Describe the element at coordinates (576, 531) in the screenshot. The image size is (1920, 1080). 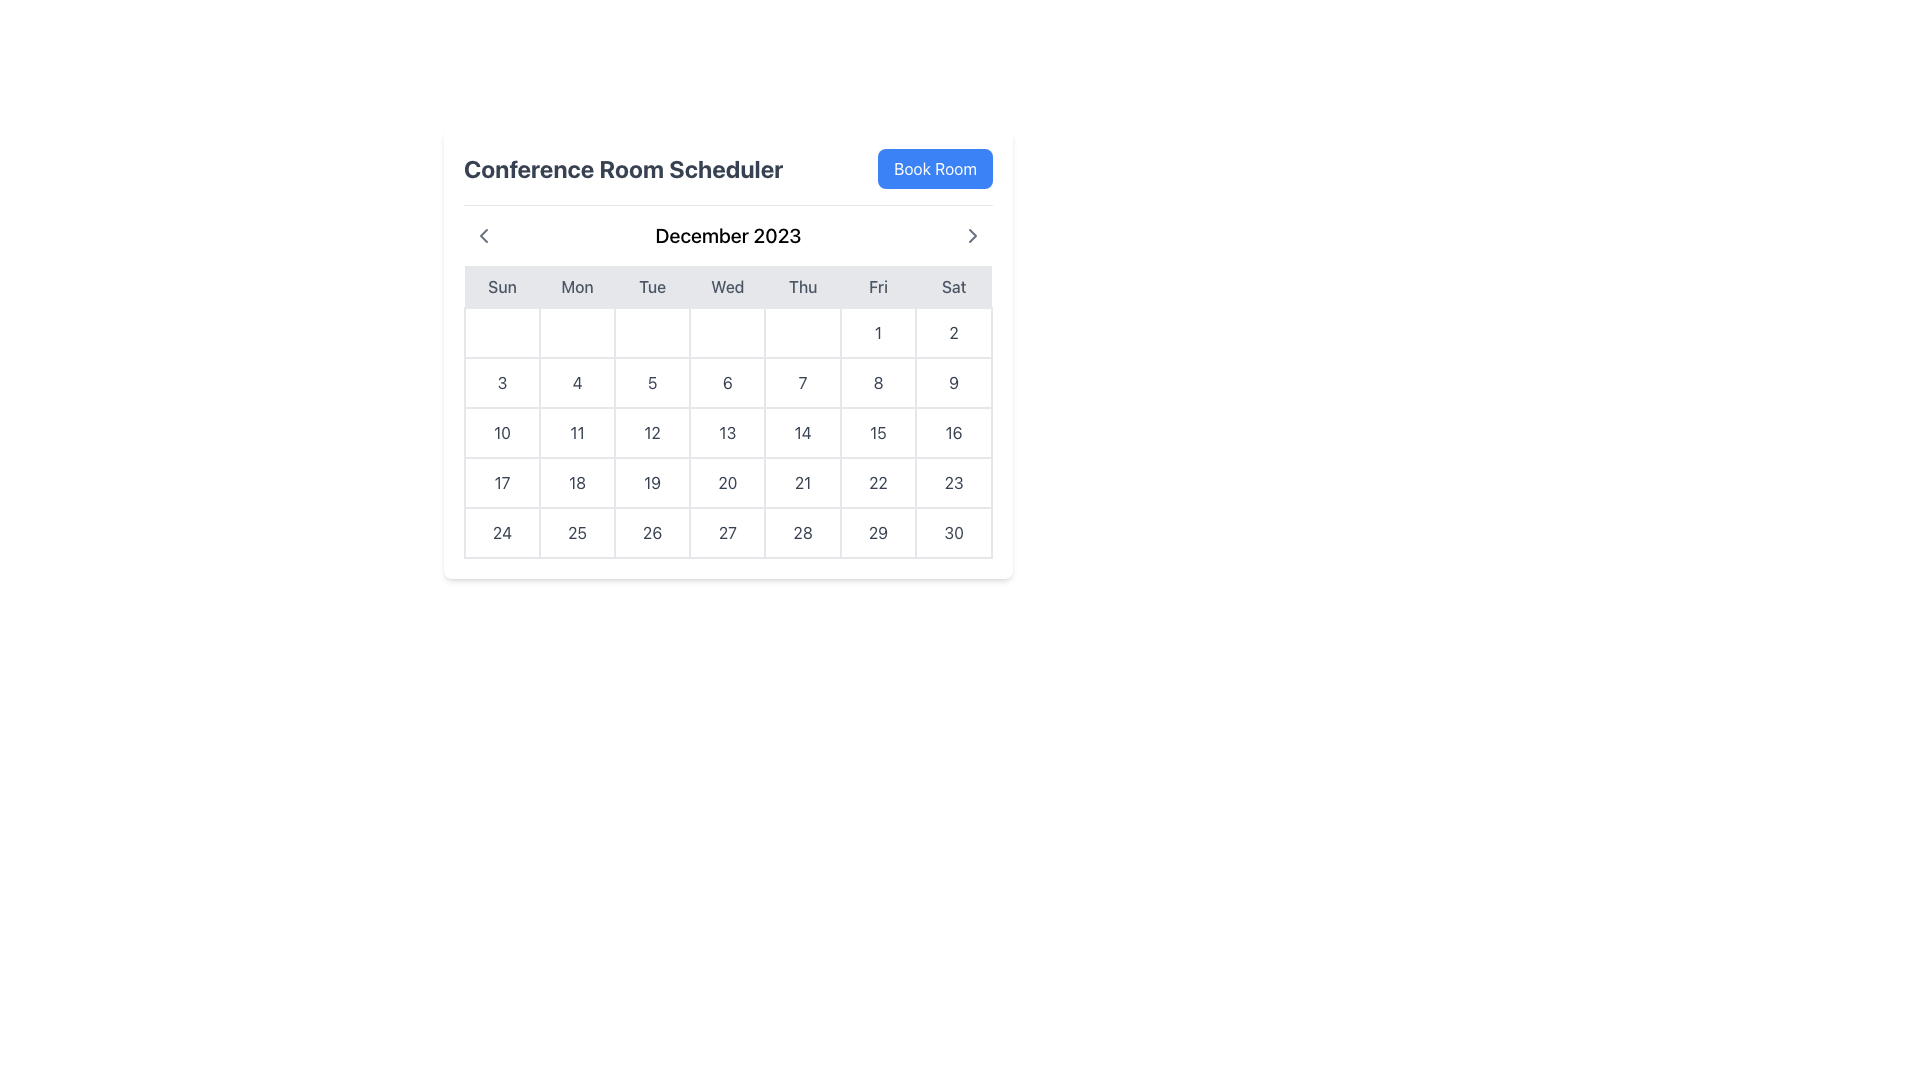
I see `the text label representing the date '25' in the third column of the last row of the calendar` at that location.